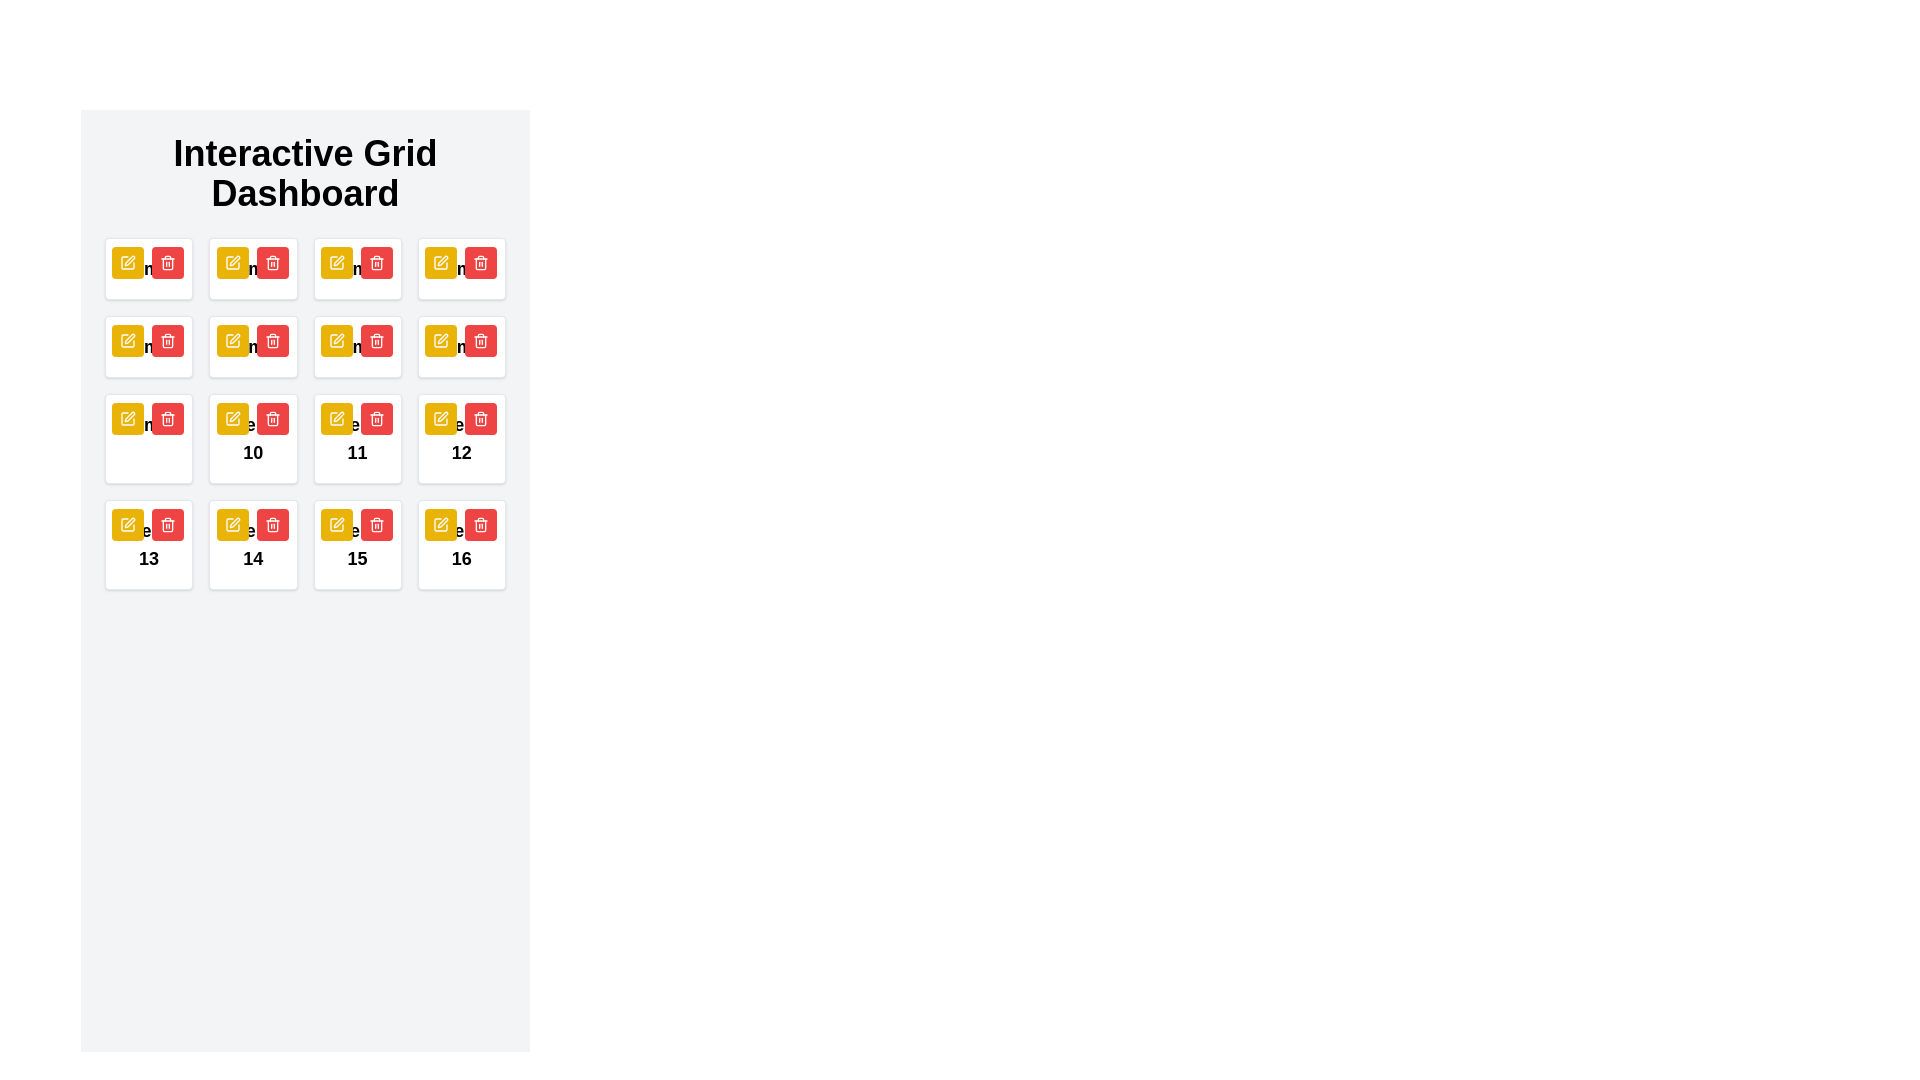  What do you see at coordinates (356, 339) in the screenshot?
I see `the grouped buttons with icons in the top-right corner of the card labeled 'Item 7'` at bounding box center [356, 339].